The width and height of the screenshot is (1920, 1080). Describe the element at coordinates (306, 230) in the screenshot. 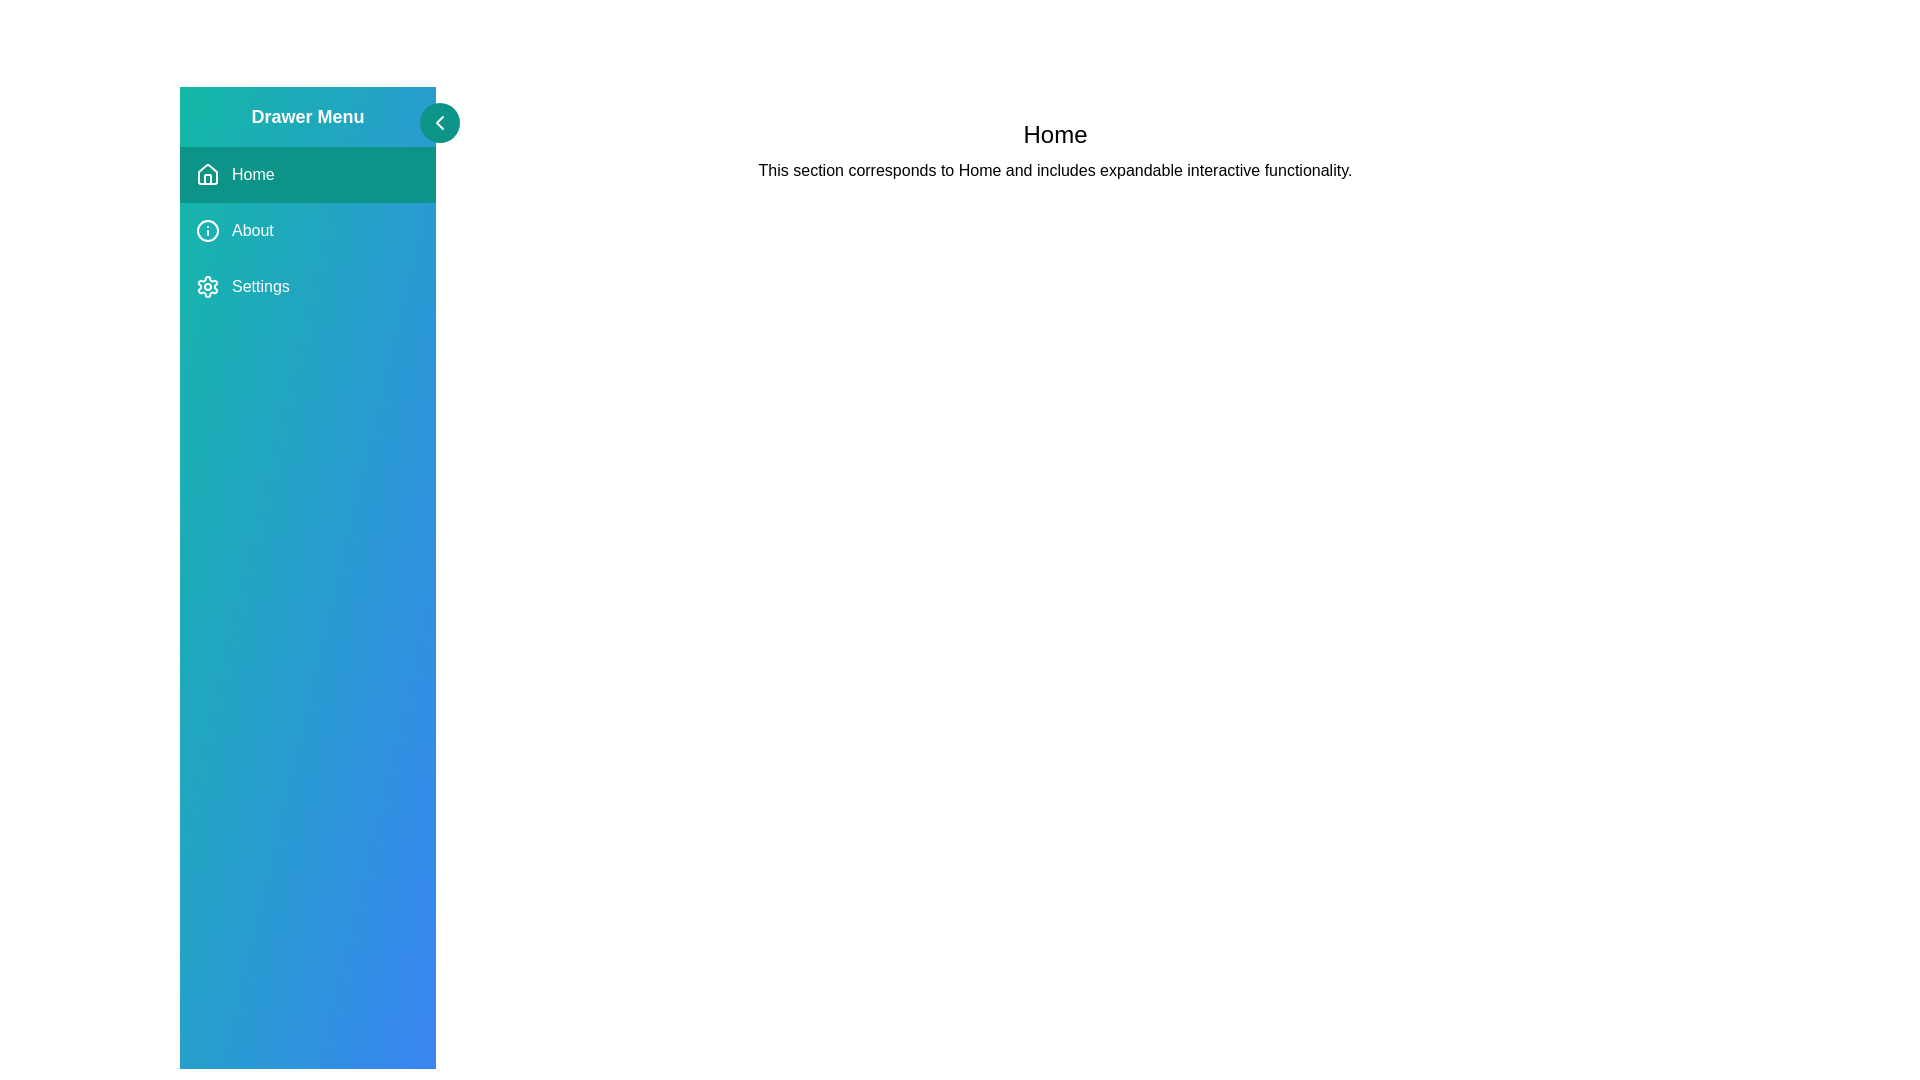

I see `the menu option About by clicking on it` at that location.